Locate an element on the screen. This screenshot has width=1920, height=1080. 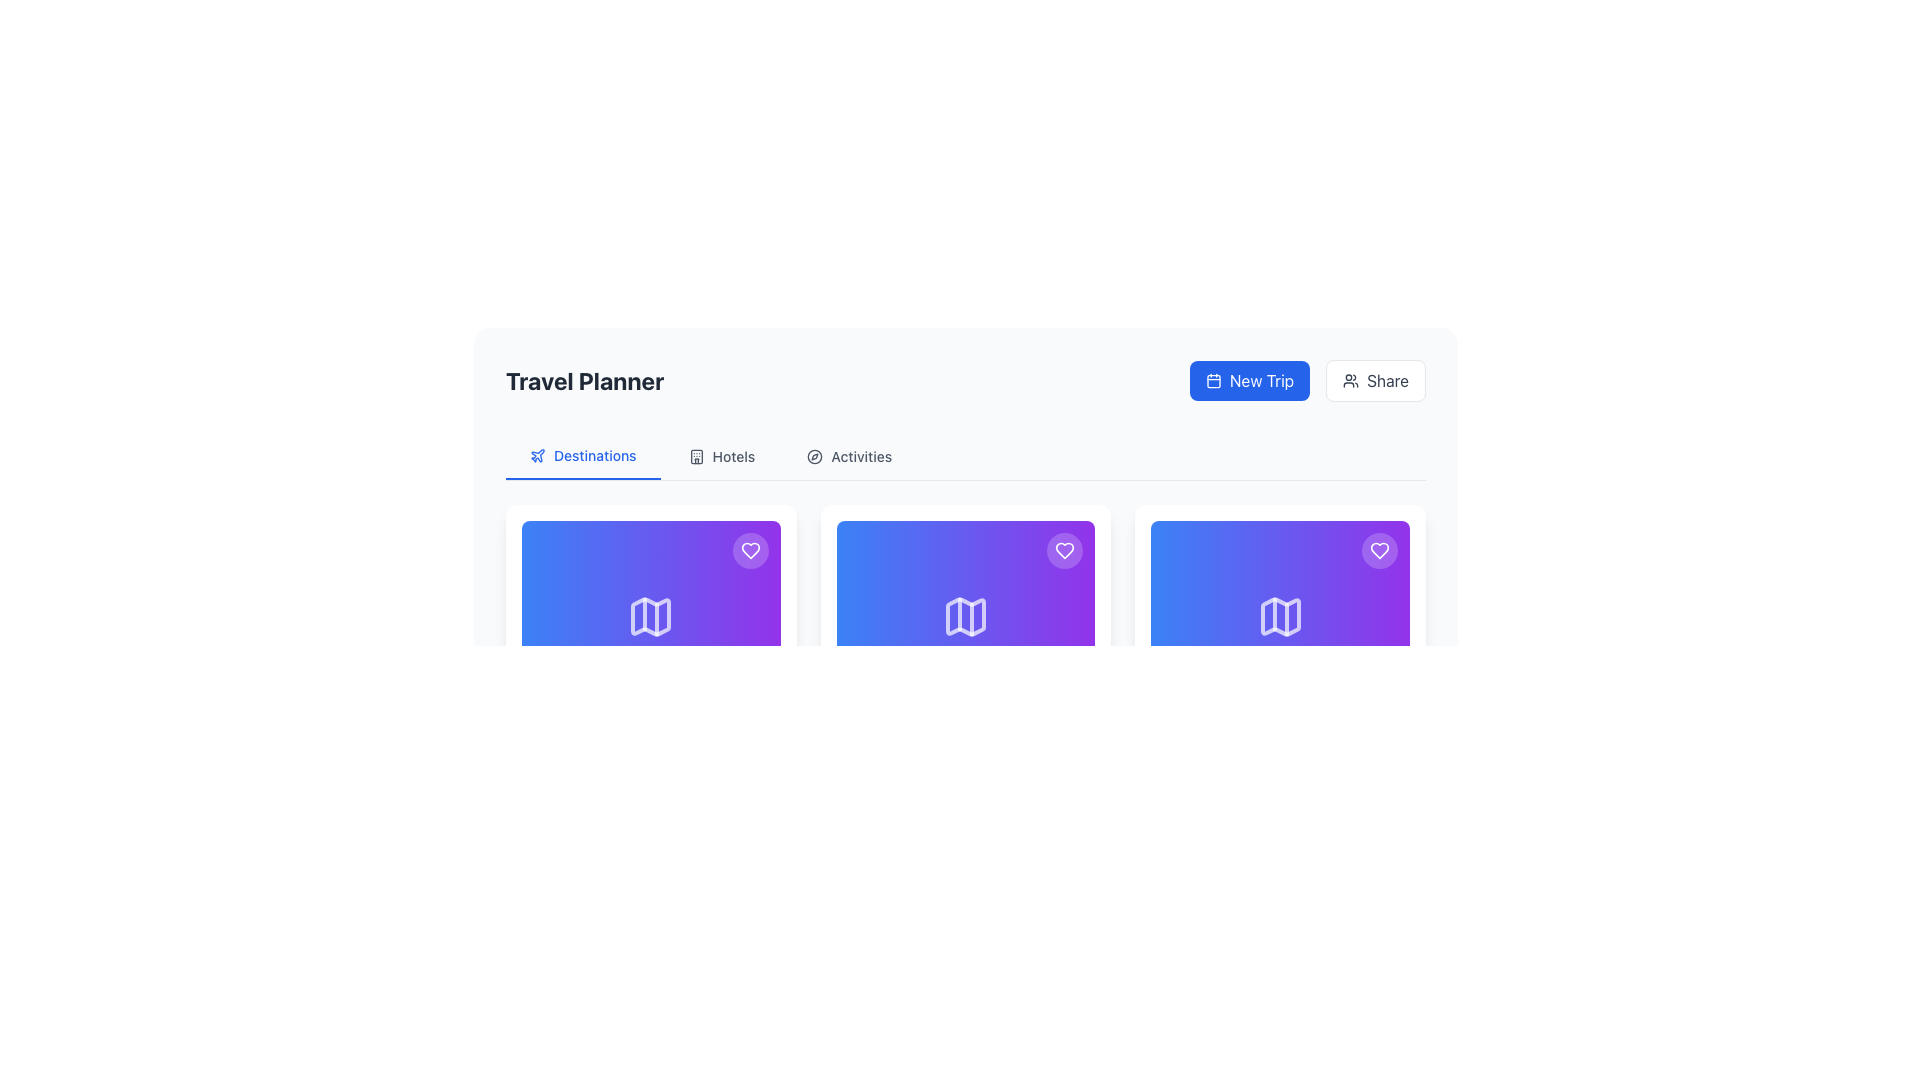
the 'Activities' label in the navigation bar, which is styled in dark gray on a light background and positioned to the right of the 'Hotels' item is located at coordinates (861, 456).